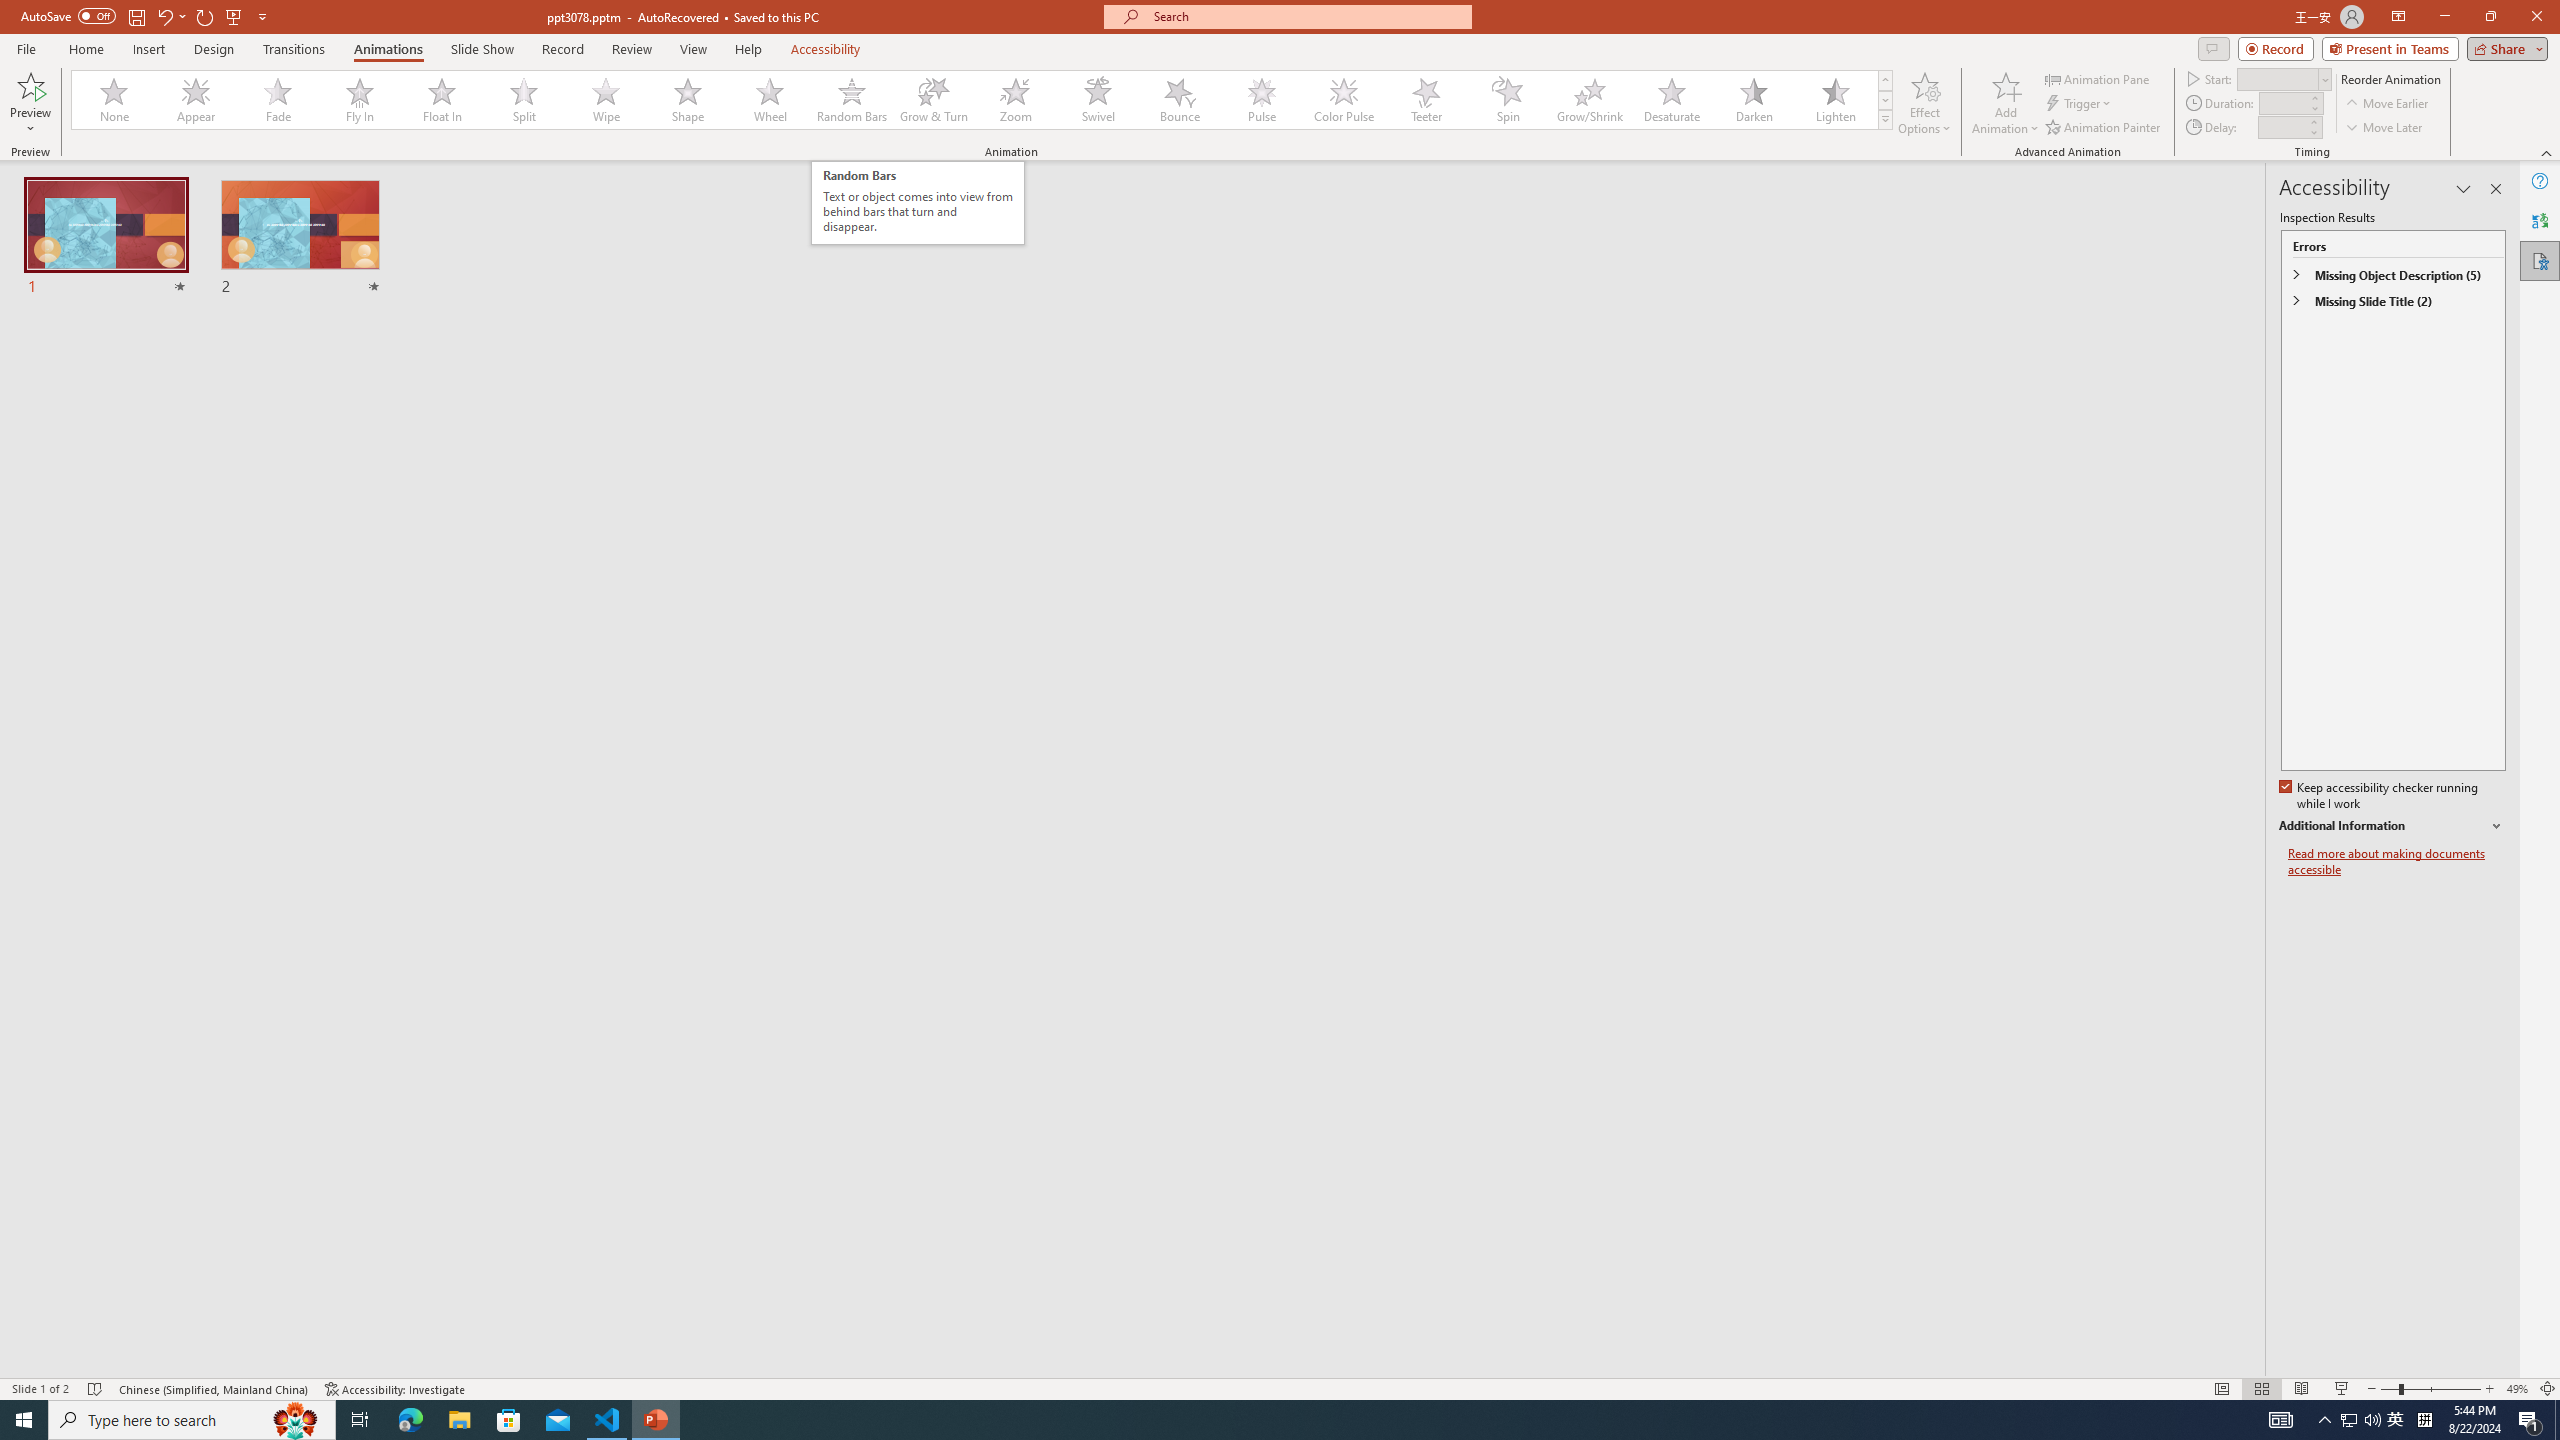 Image resolution: width=2560 pixels, height=1440 pixels. What do you see at coordinates (1834, 99) in the screenshot?
I see `'Lighten'` at bounding box center [1834, 99].